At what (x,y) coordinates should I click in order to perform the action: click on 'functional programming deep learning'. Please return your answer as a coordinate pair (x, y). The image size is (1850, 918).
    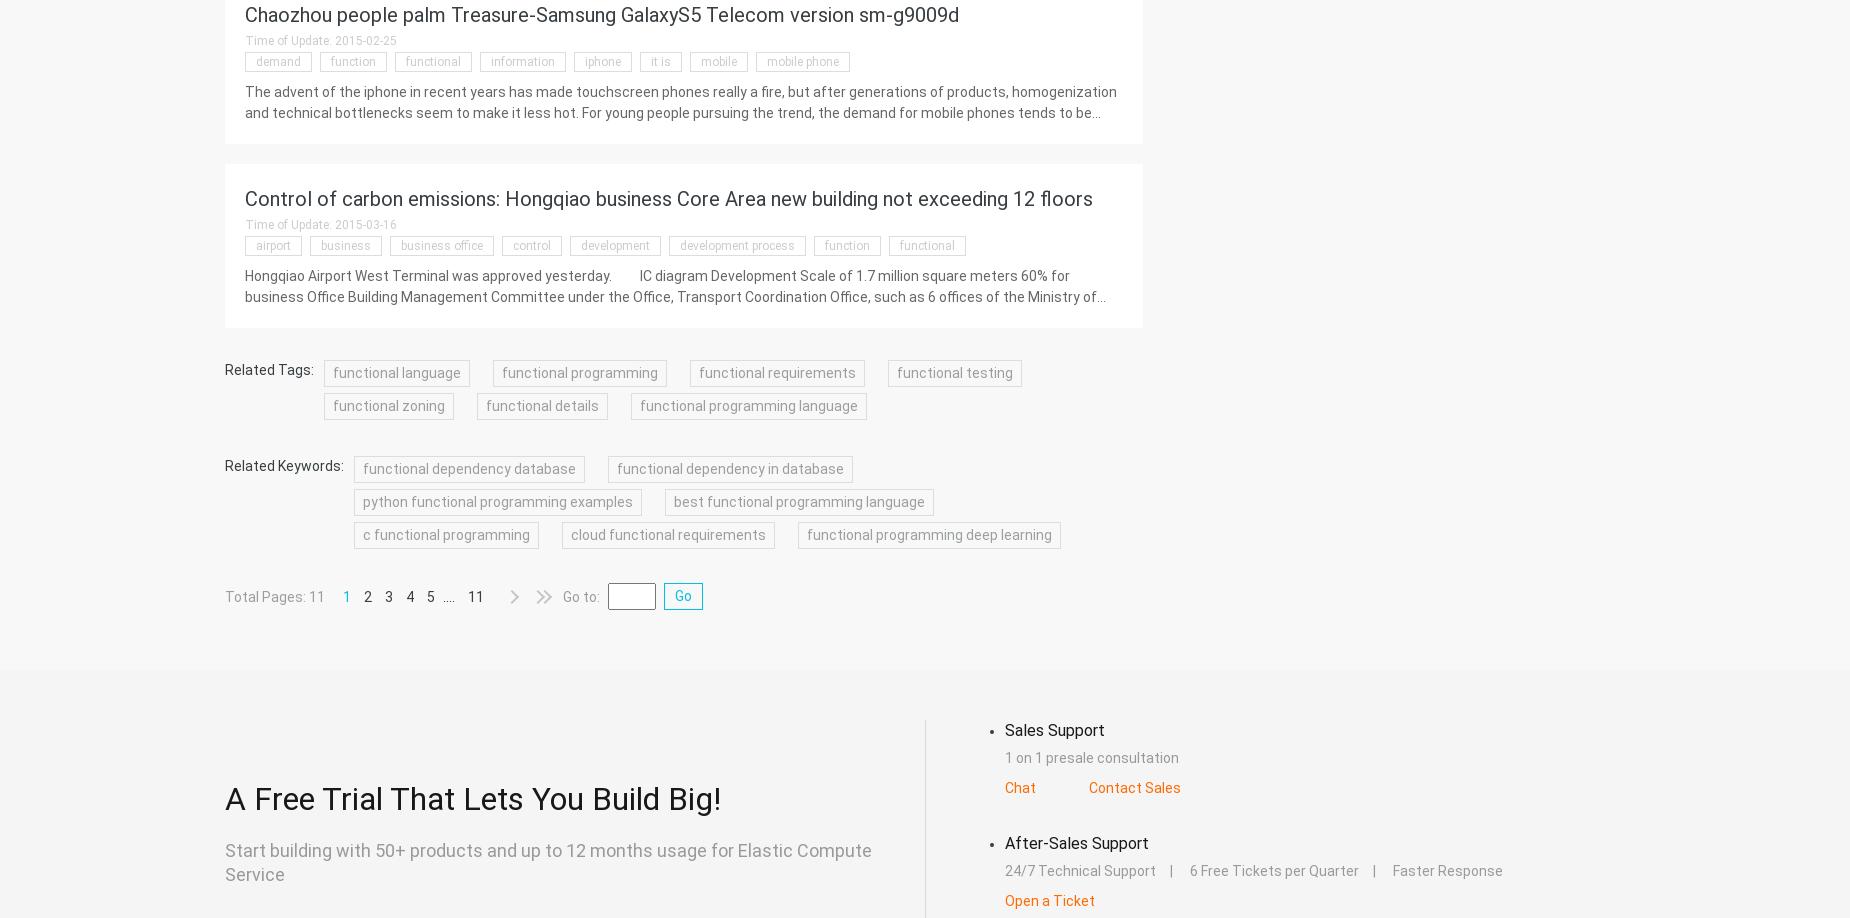
    Looking at the image, I should click on (928, 535).